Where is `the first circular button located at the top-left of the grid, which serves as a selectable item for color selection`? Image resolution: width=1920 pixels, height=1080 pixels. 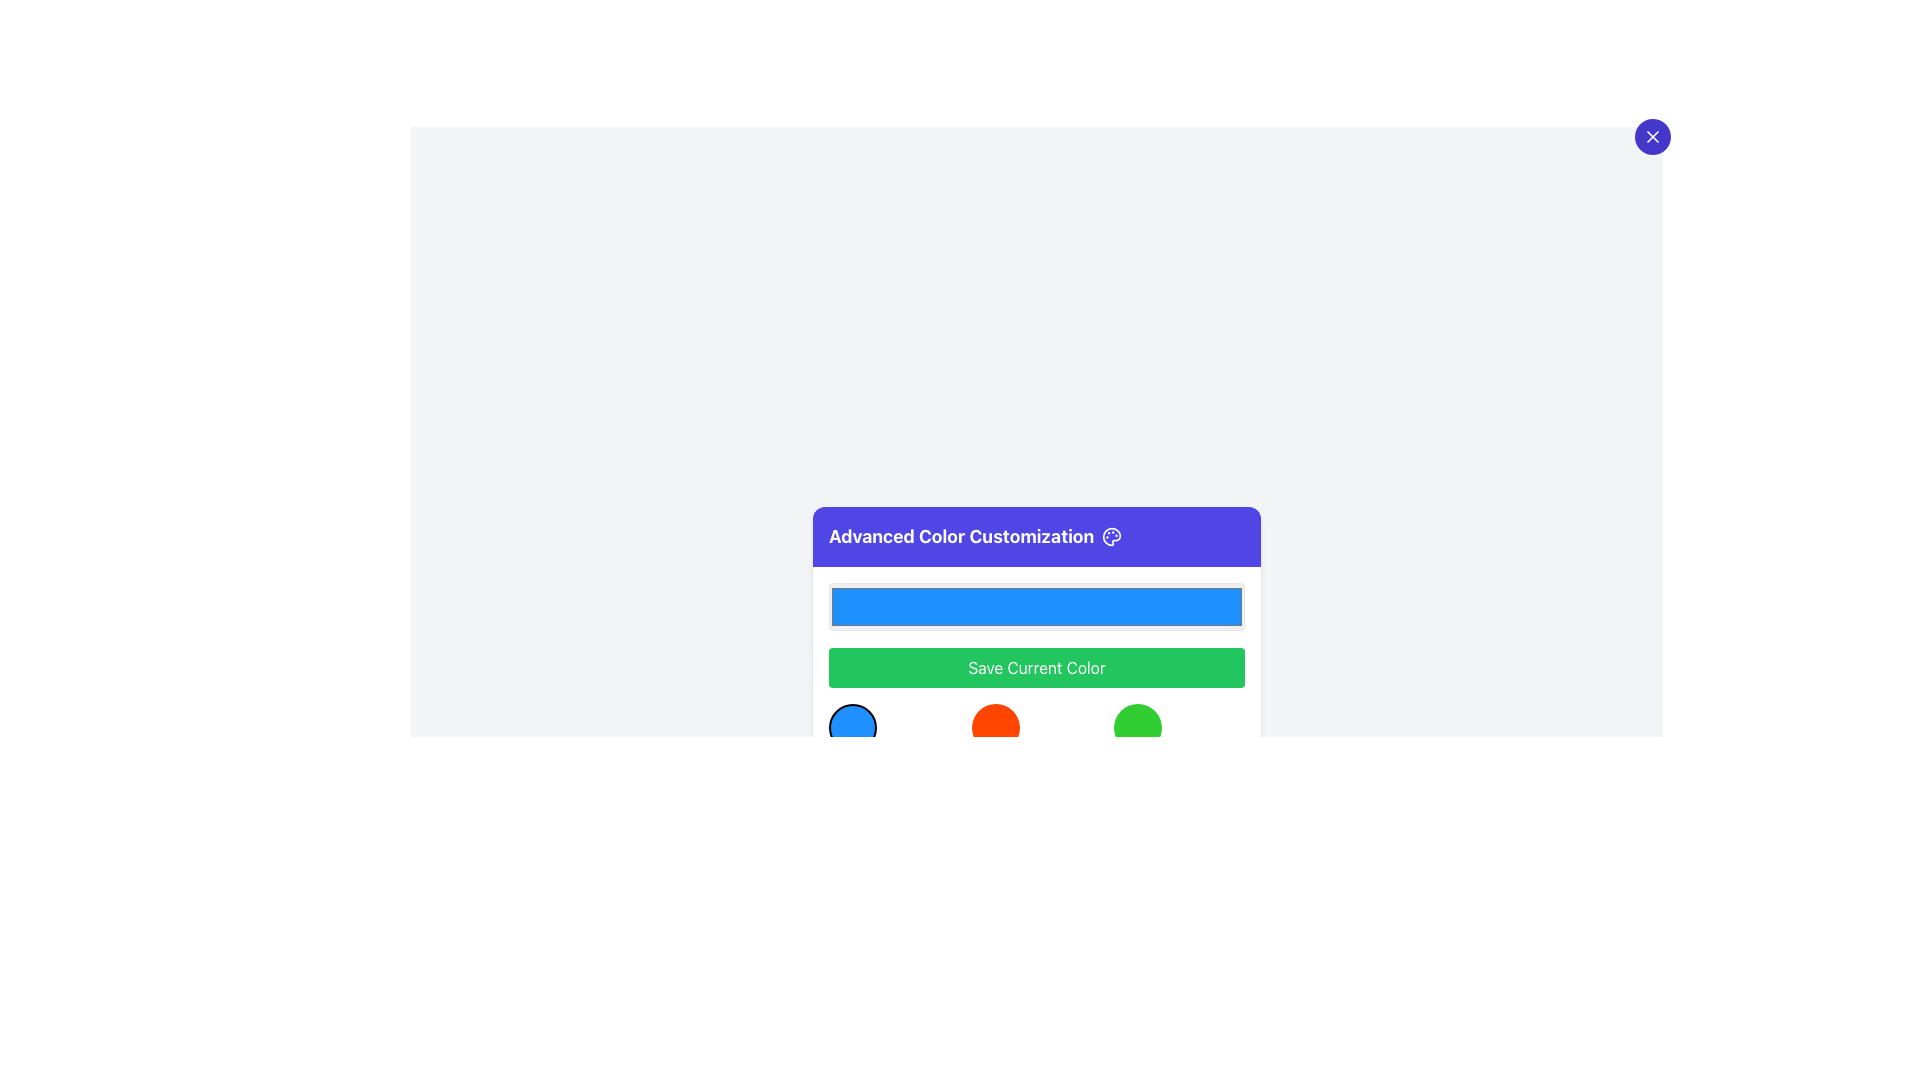 the first circular button located at the top-left of the grid, which serves as a selectable item for color selection is located at coordinates (853, 727).